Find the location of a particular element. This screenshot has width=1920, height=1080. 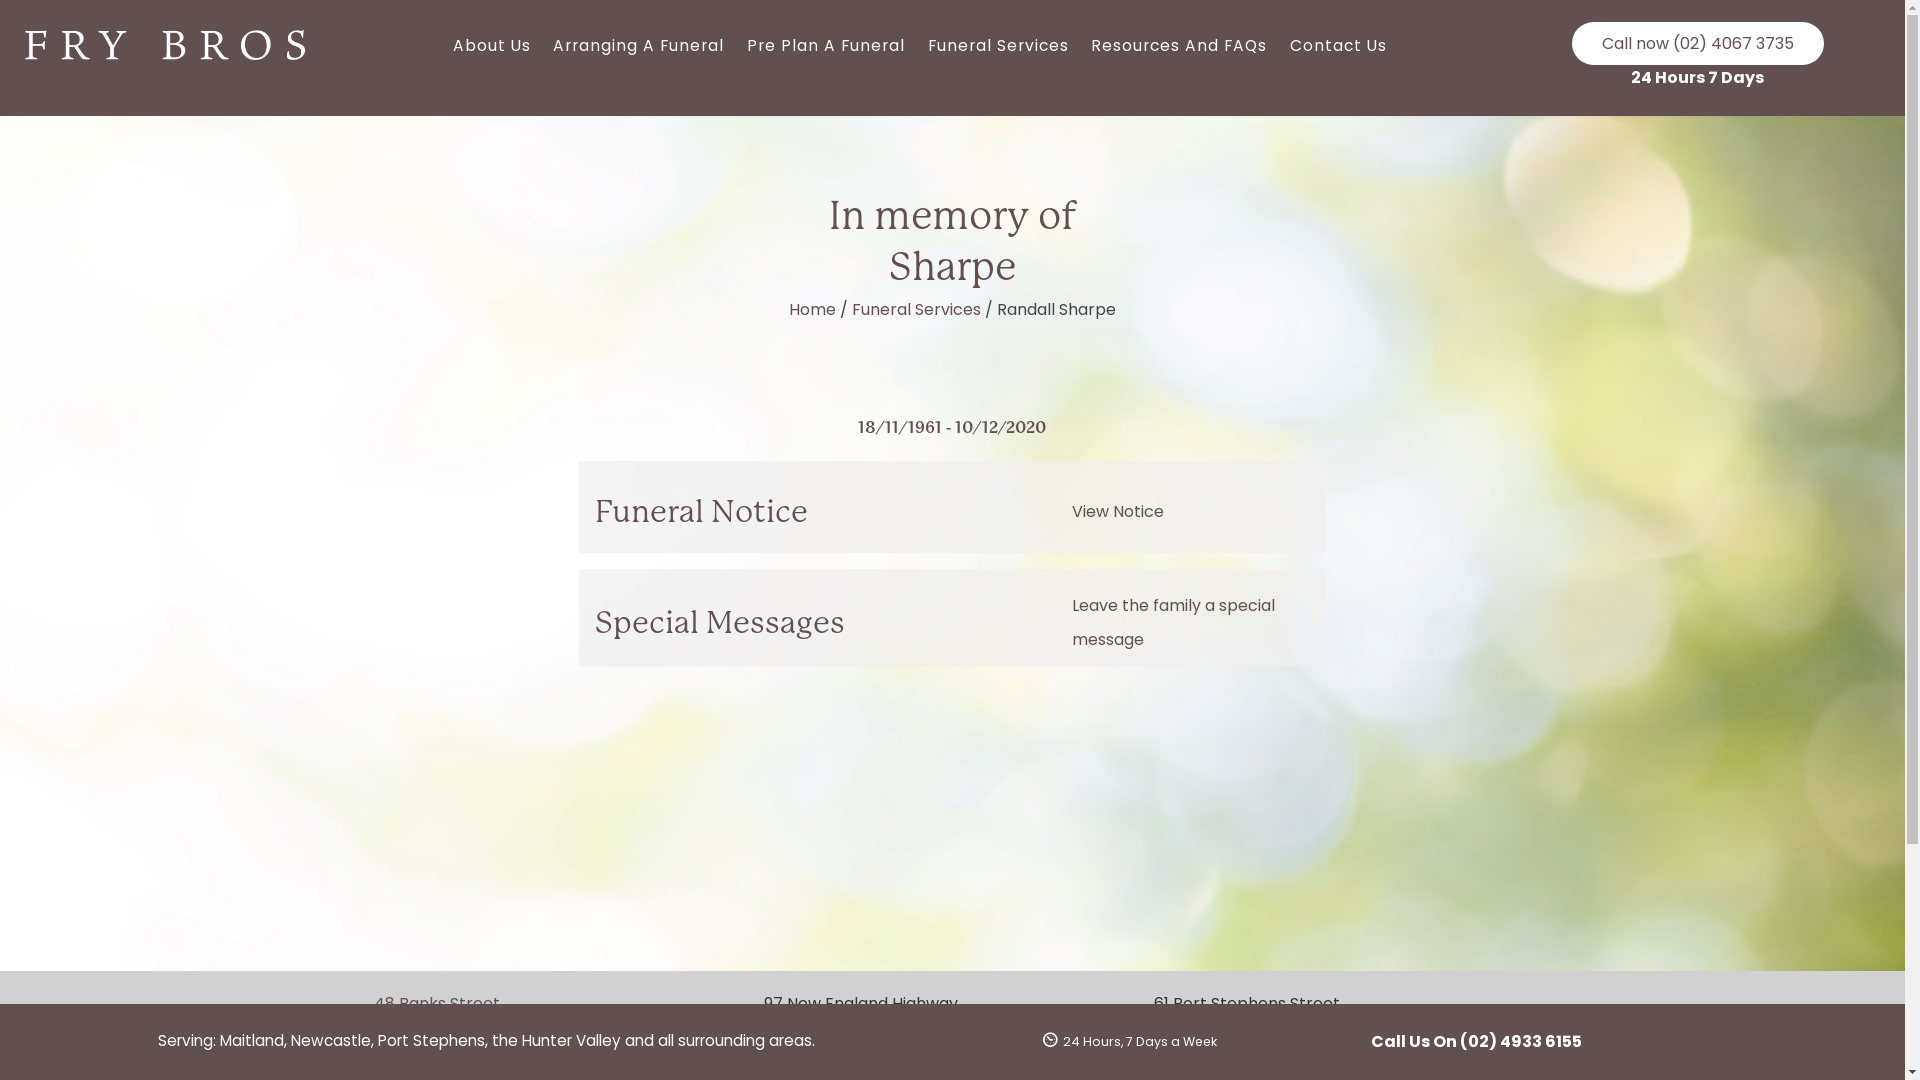

'Call now (02) 4067 3735' is located at coordinates (1697, 43).